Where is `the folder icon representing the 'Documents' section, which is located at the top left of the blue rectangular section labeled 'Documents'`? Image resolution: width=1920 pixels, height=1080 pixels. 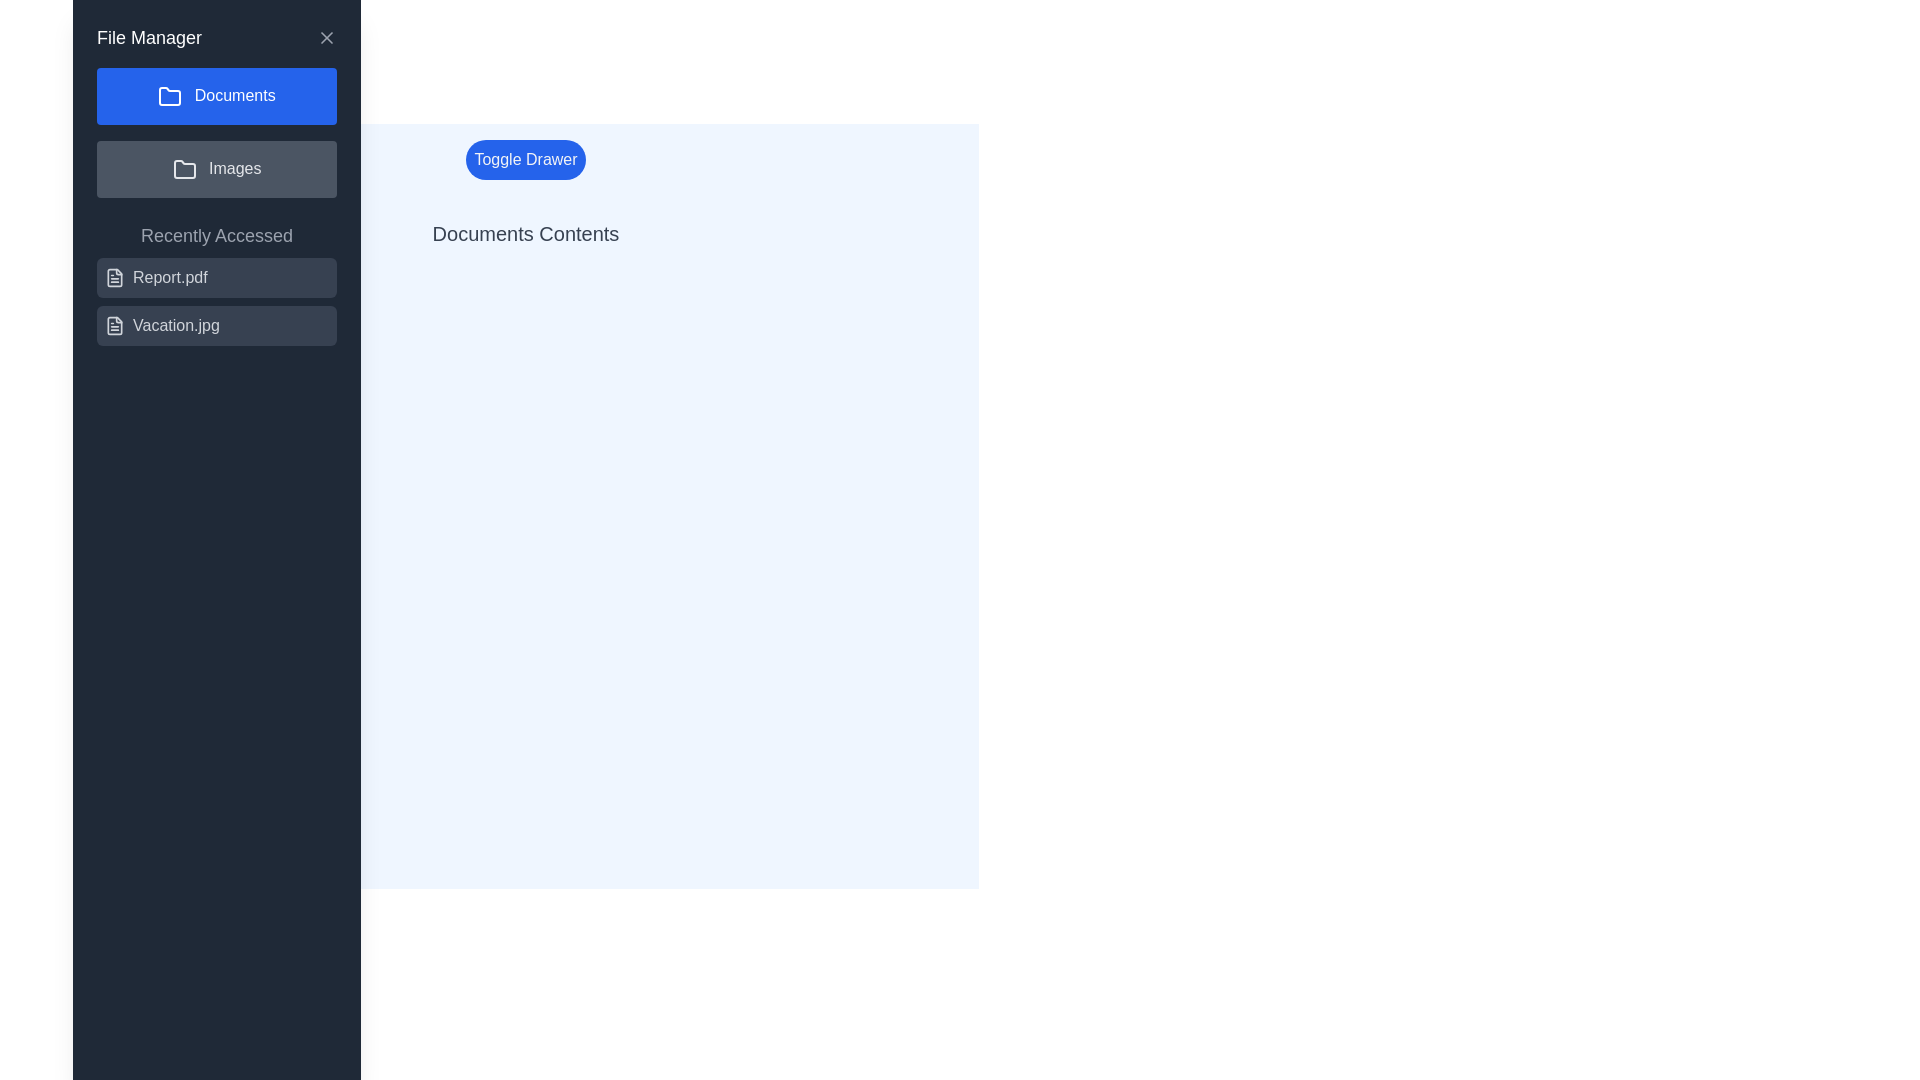
the folder icon representing the 'Documents' section, which is located at the top left of the blue rectangular section labeled 'Documents' is located at coordinates (170, 96).